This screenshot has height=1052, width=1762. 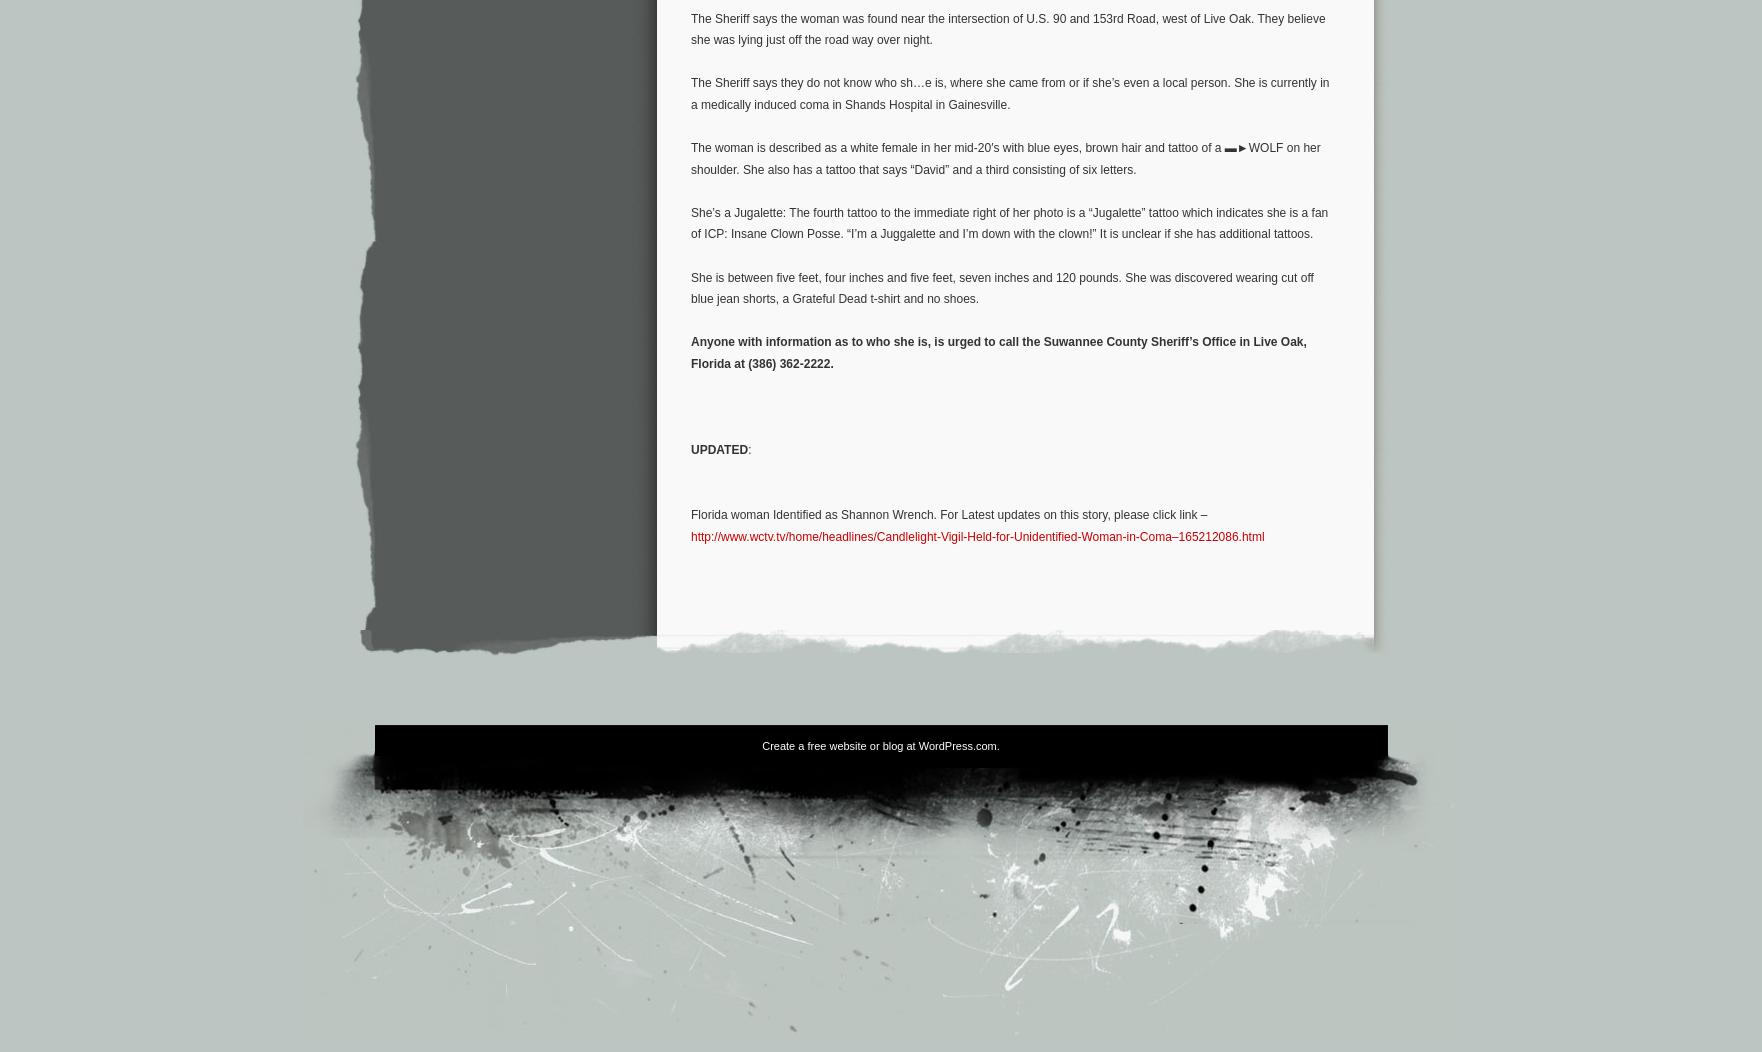 What do you see at coordinates (718, 450) in the screenshot?
I see `'UPDATED'` at bounding box center [718, 450].